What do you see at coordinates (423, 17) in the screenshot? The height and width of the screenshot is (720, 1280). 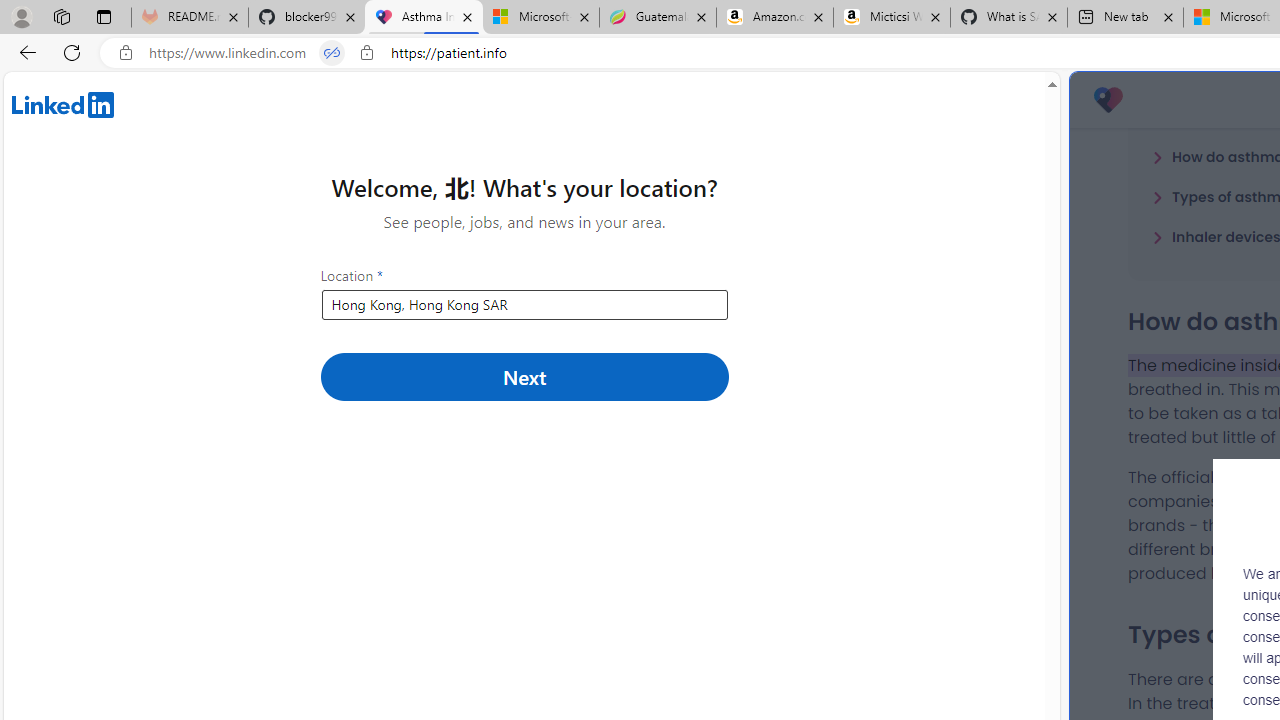 I see `'Asthma Inhalers: Names and Types'` at bounding box center [423, 17].